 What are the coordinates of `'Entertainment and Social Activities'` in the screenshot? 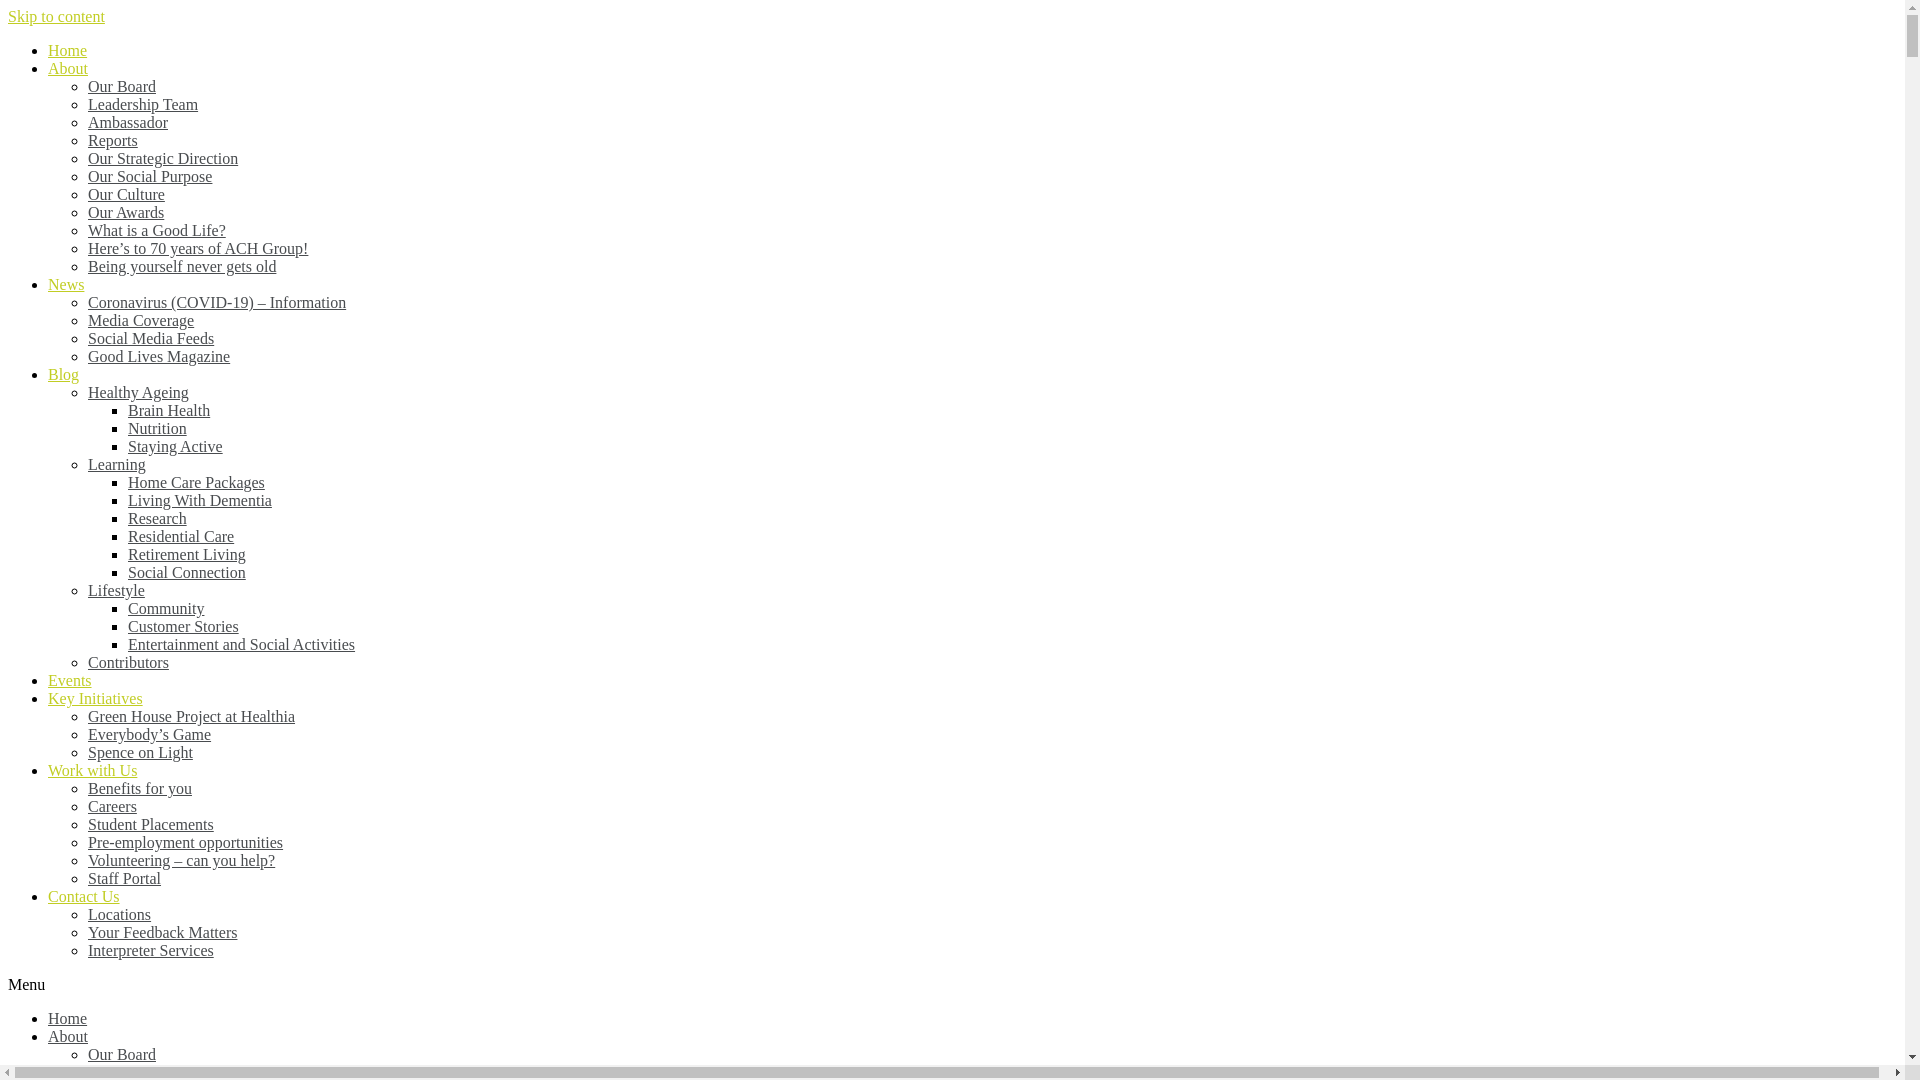 It's located at (240, 644).